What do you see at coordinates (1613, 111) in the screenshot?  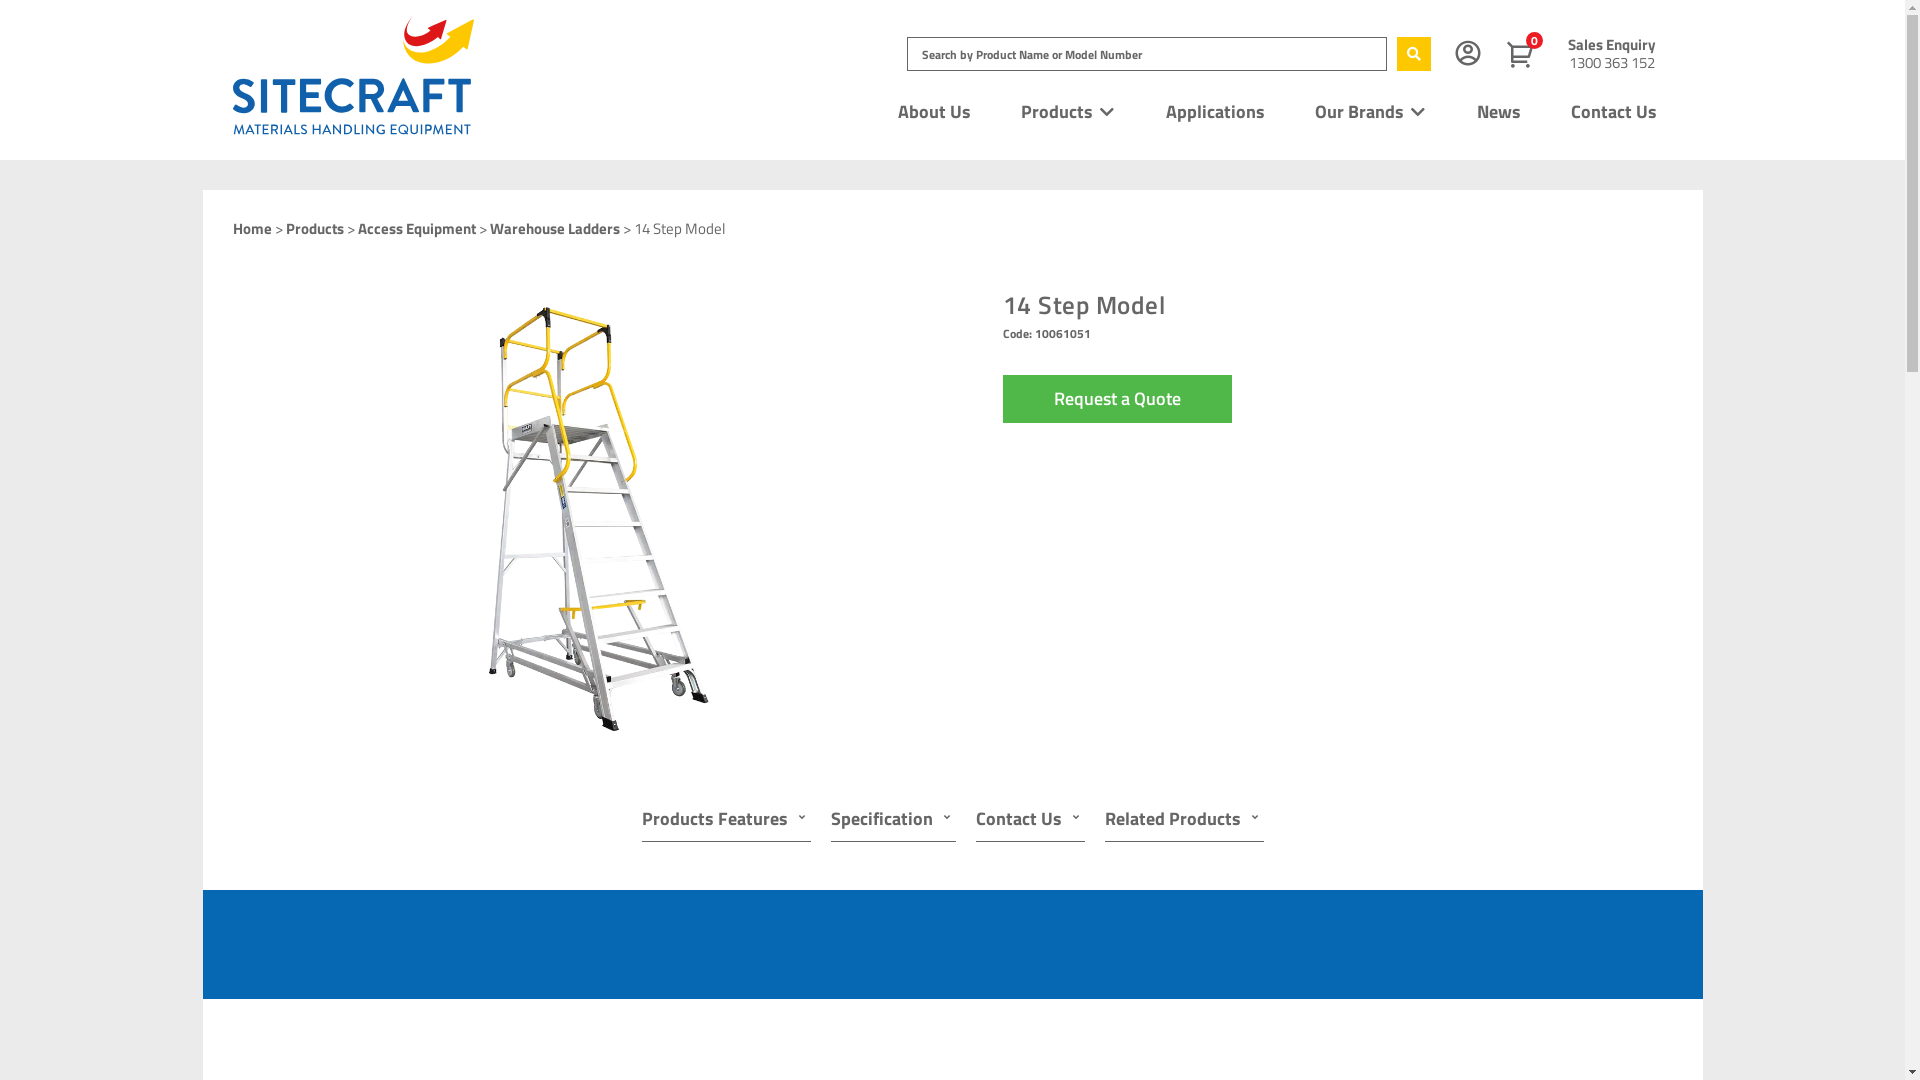 I see `'Contact Us'` at bounding box center [1613, 111].